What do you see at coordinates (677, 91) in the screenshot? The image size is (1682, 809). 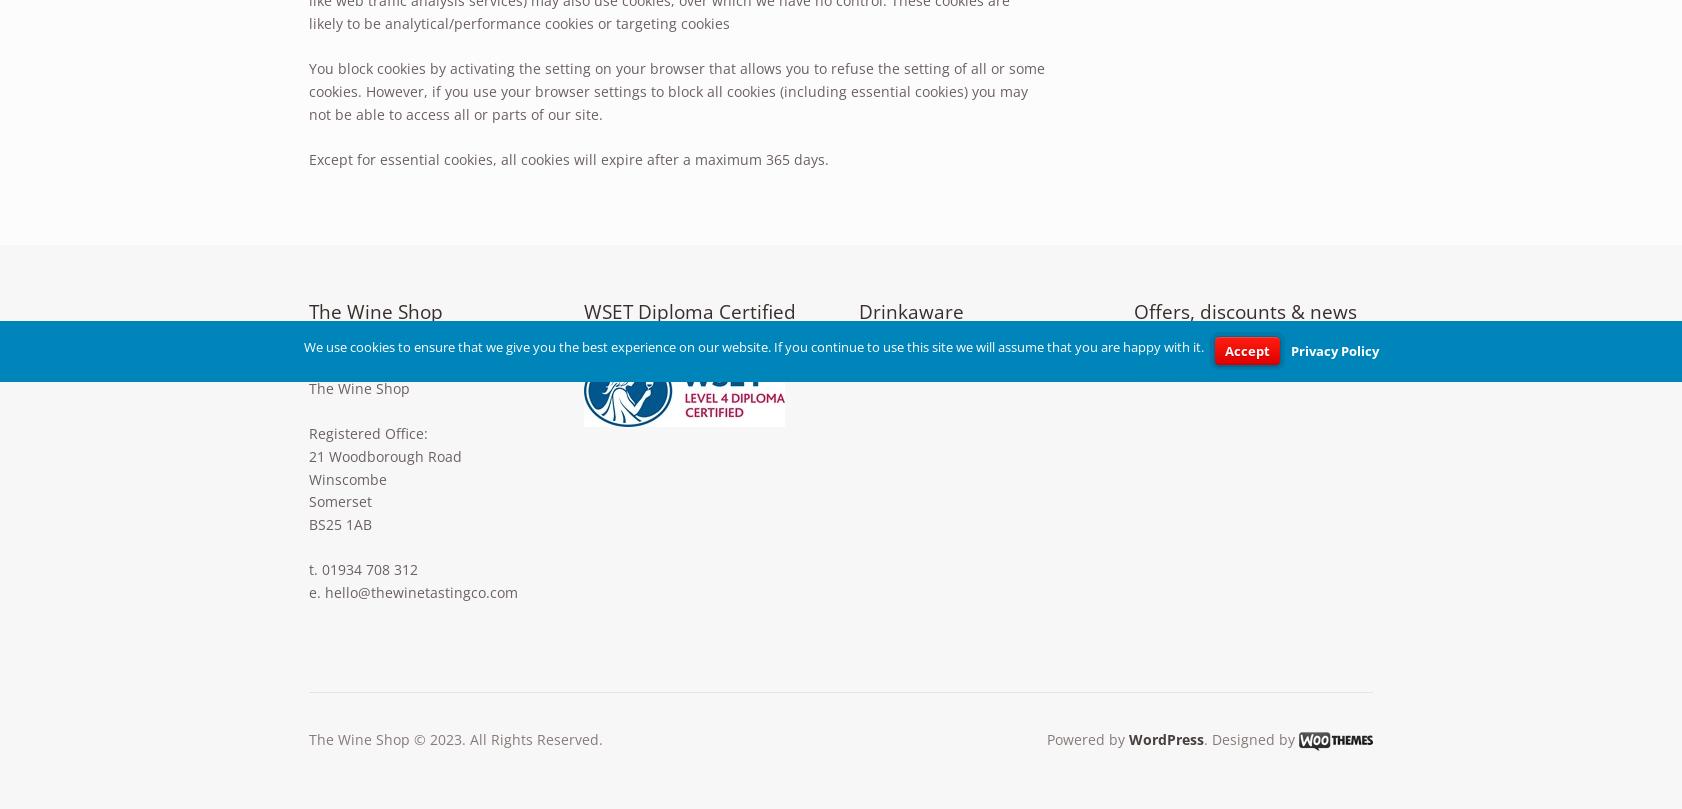 I see `'You block cookies by activating the setting on your browser that allows you to refuse the setting of all or some cookies. However, if you use your browser settings to block all cookies (including essential cookies) you may not be able to access all or parts of our site.'` at bounding box center [677, 91].